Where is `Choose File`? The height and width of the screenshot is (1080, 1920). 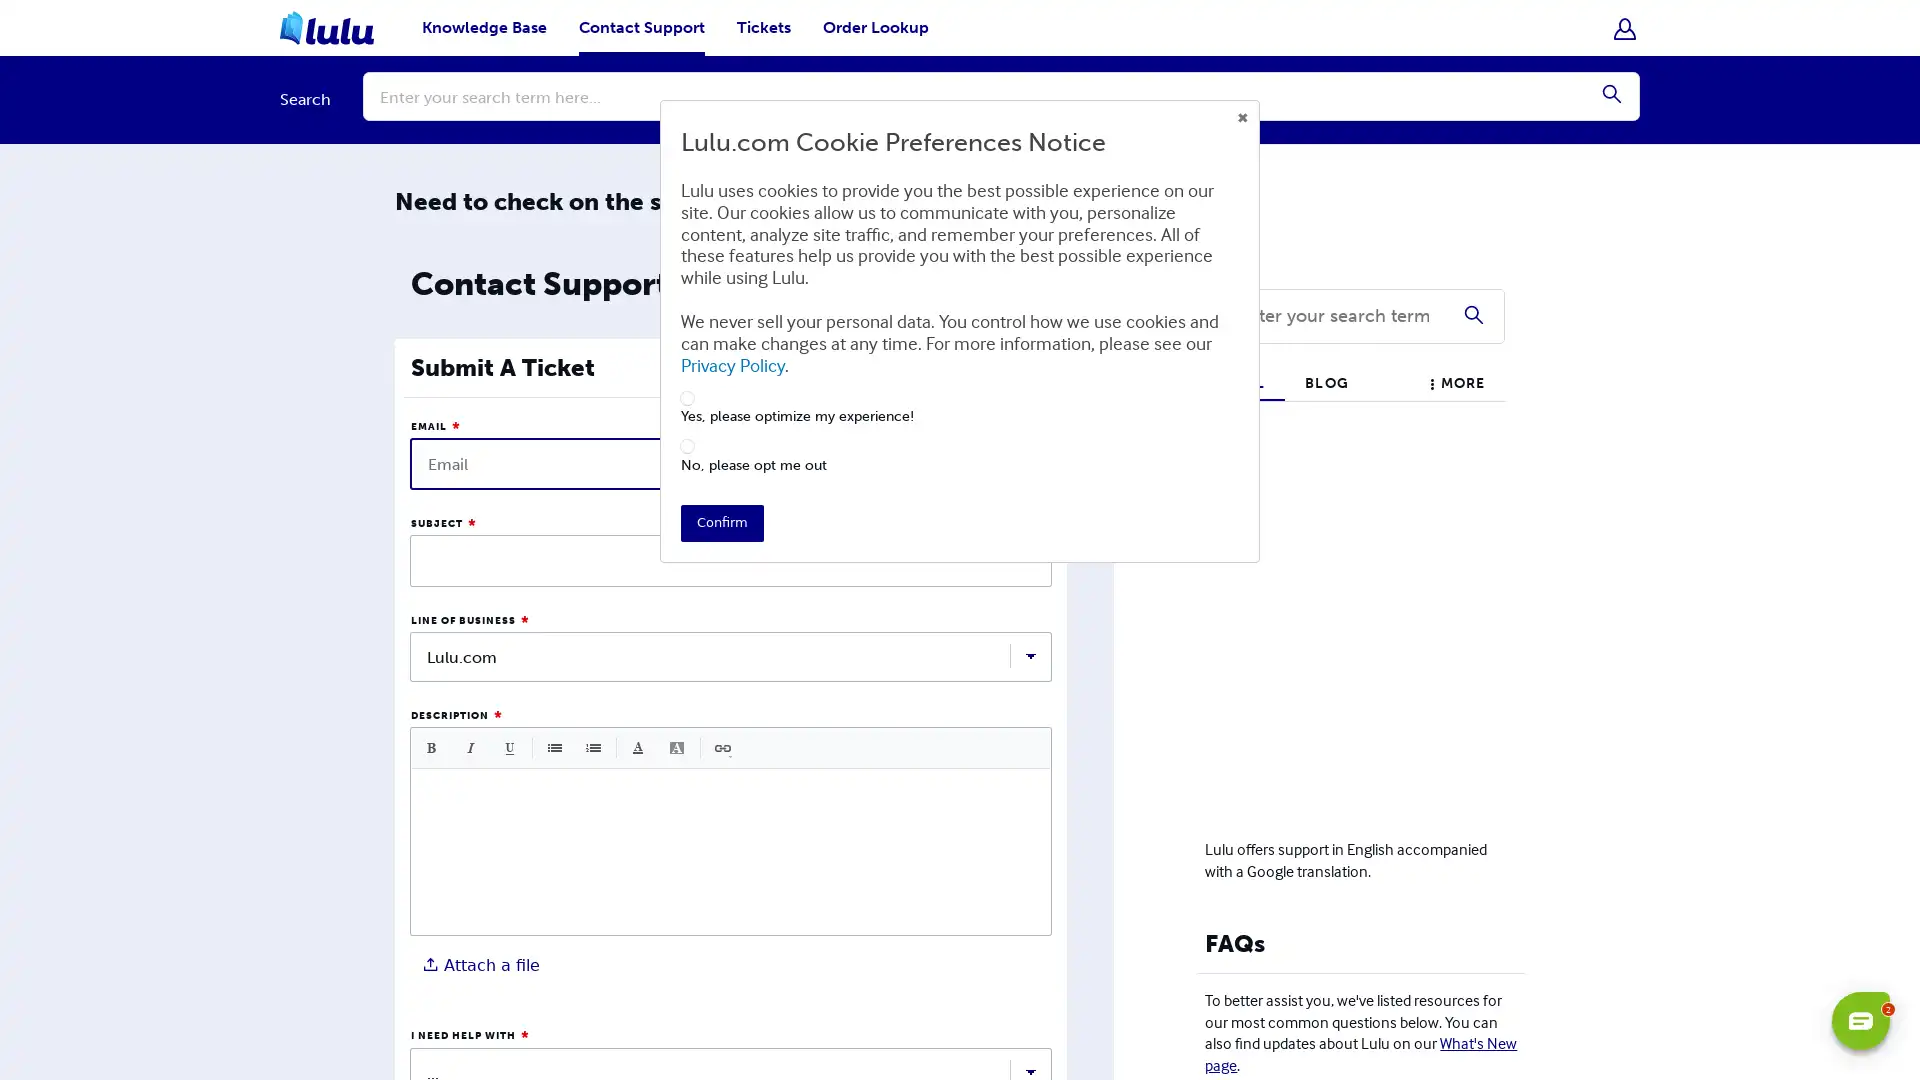
Choose File is located at coordinates (429, 947).